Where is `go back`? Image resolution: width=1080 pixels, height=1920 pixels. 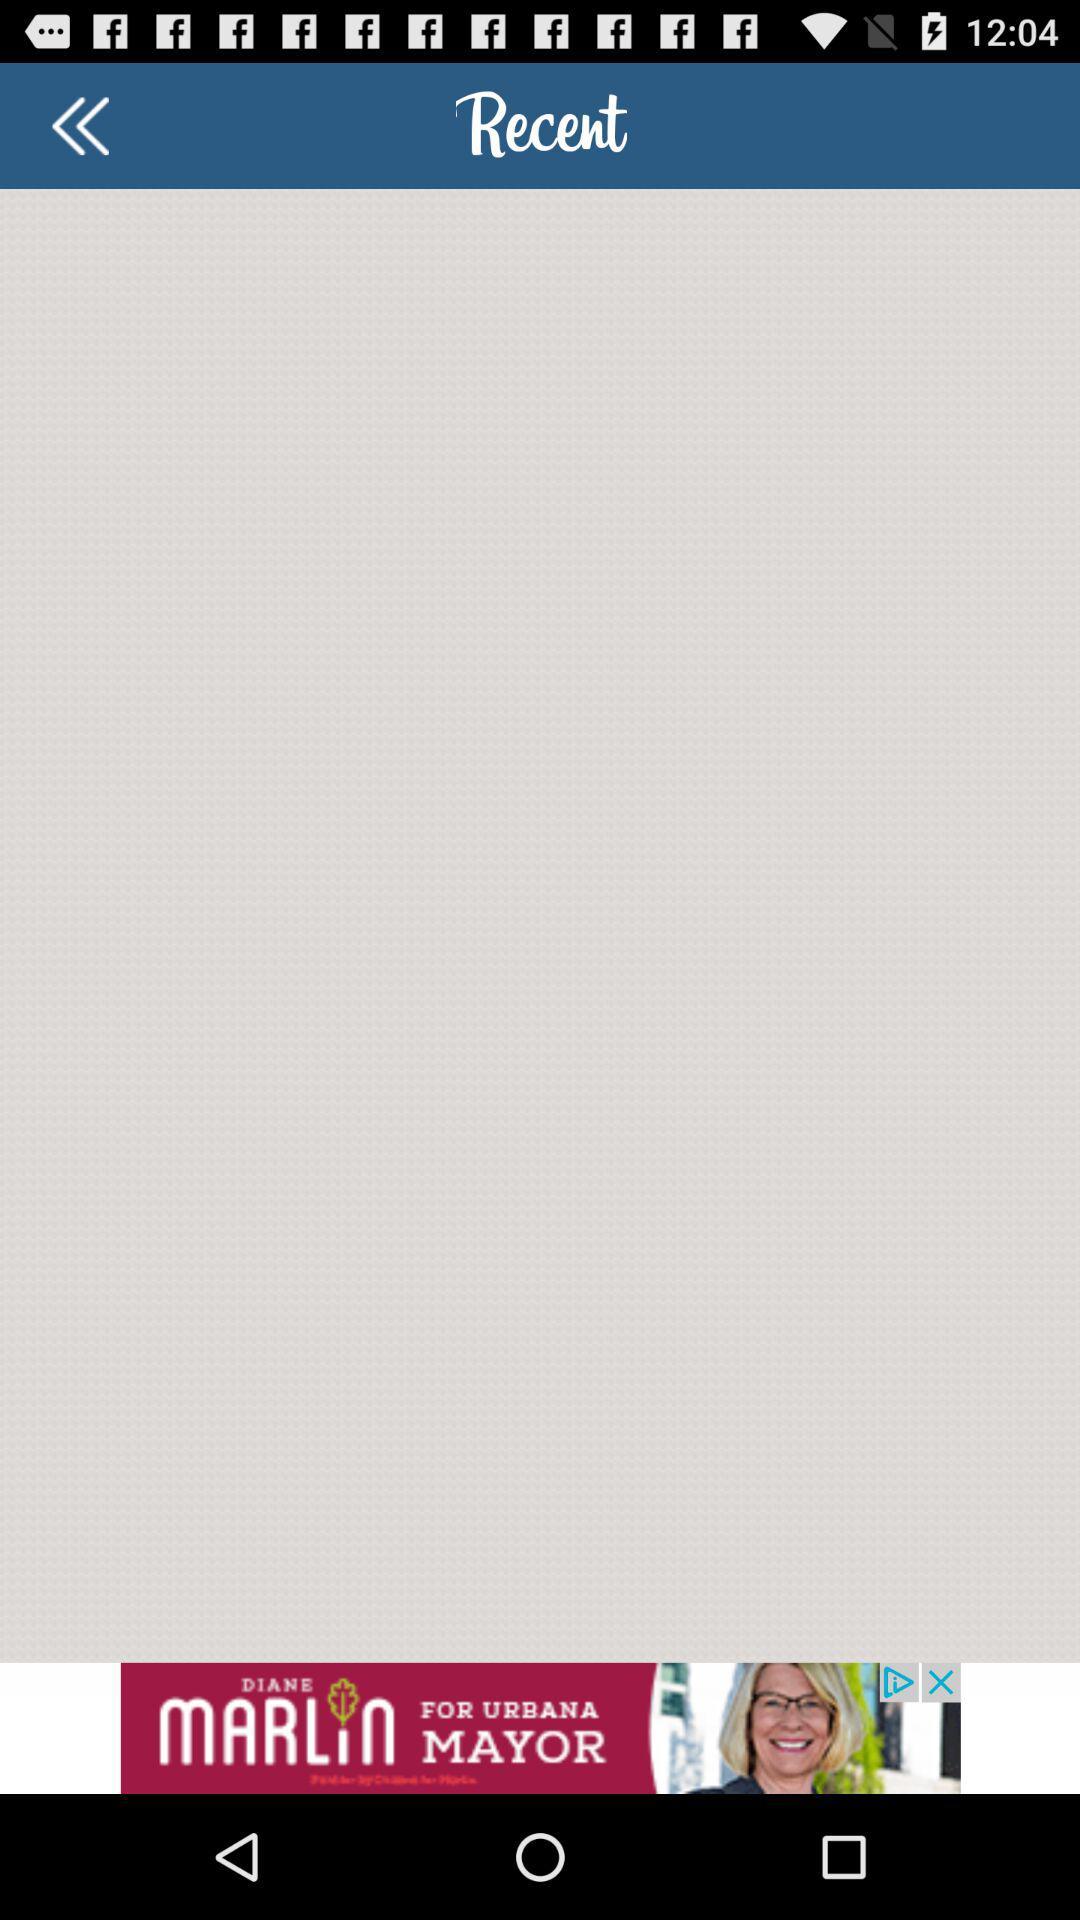 go back is located at coordinates (79, 124).